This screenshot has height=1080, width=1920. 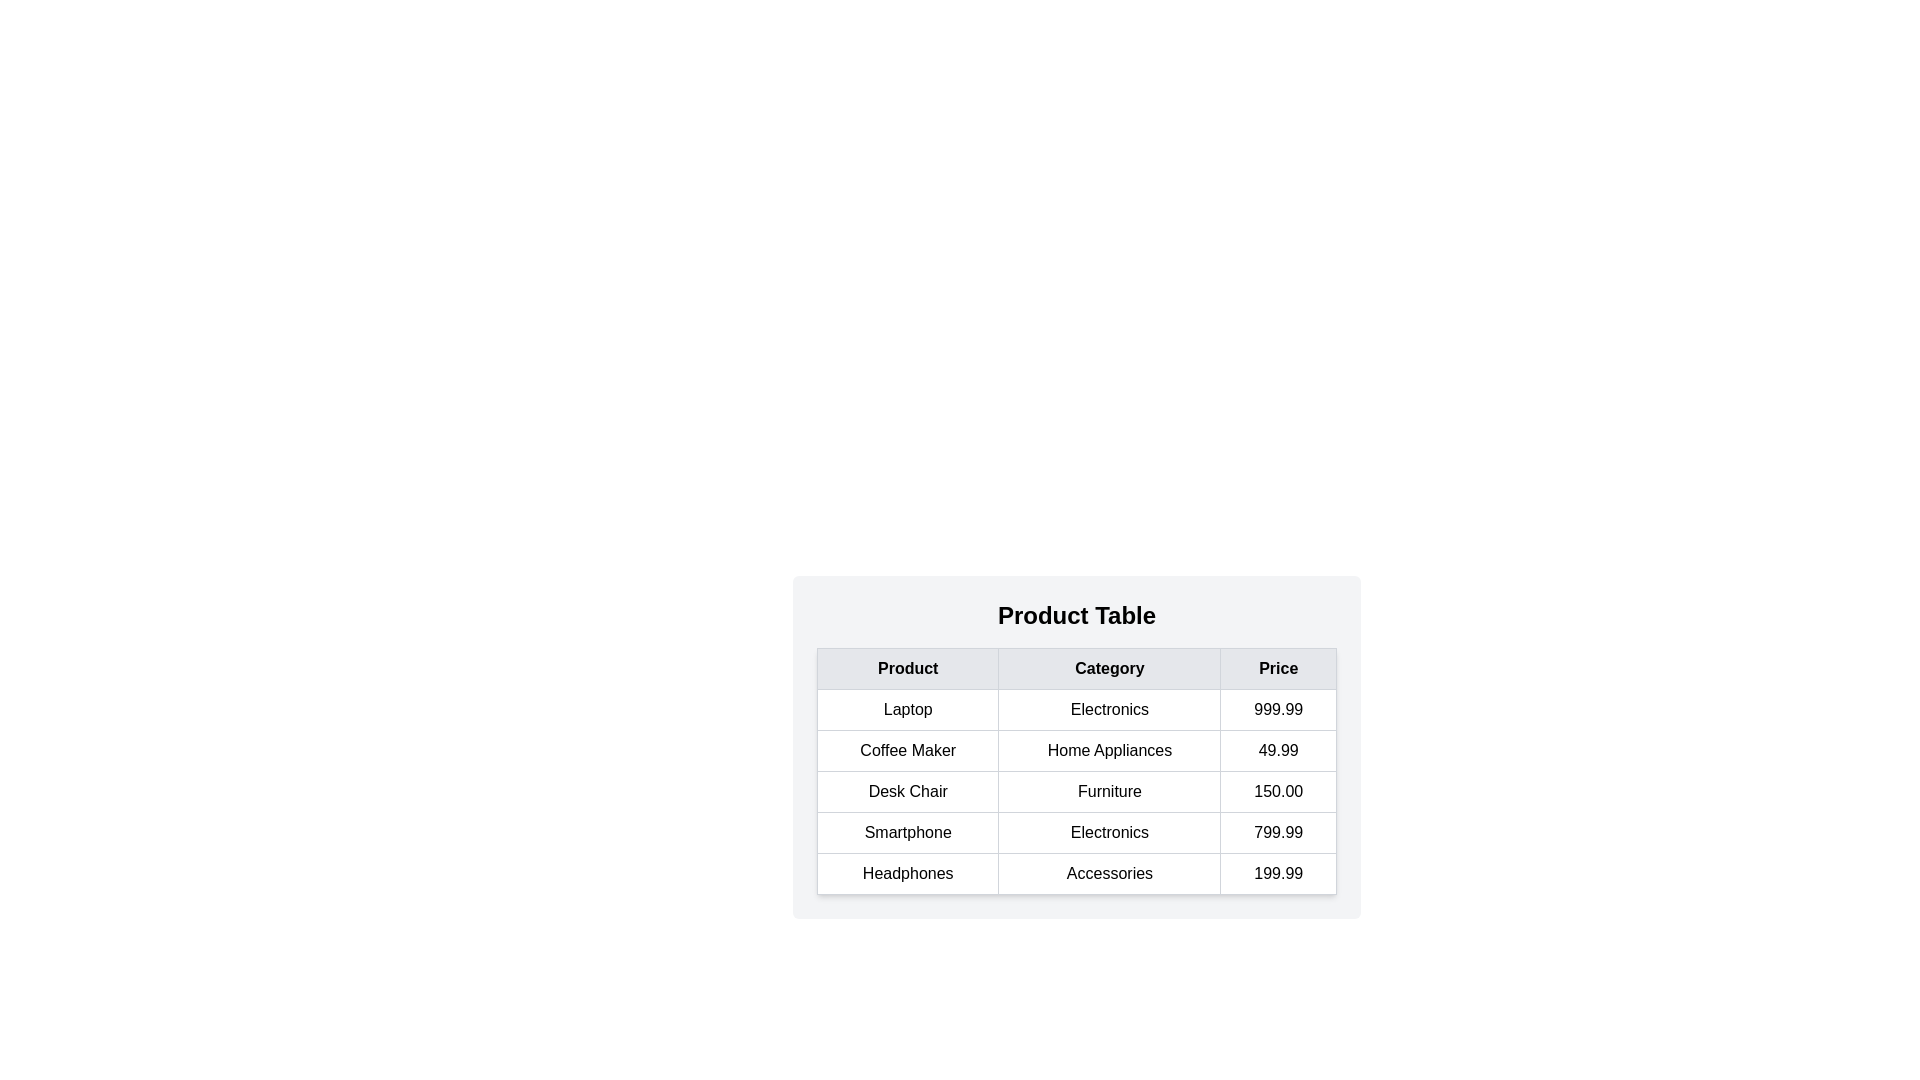 I want to click on the second row in the table, which contains the sections 'Coffee Maker', 'Home Appliances', and '49.99', styled with a light background and vertical separators, so click(x=1075, y=751).